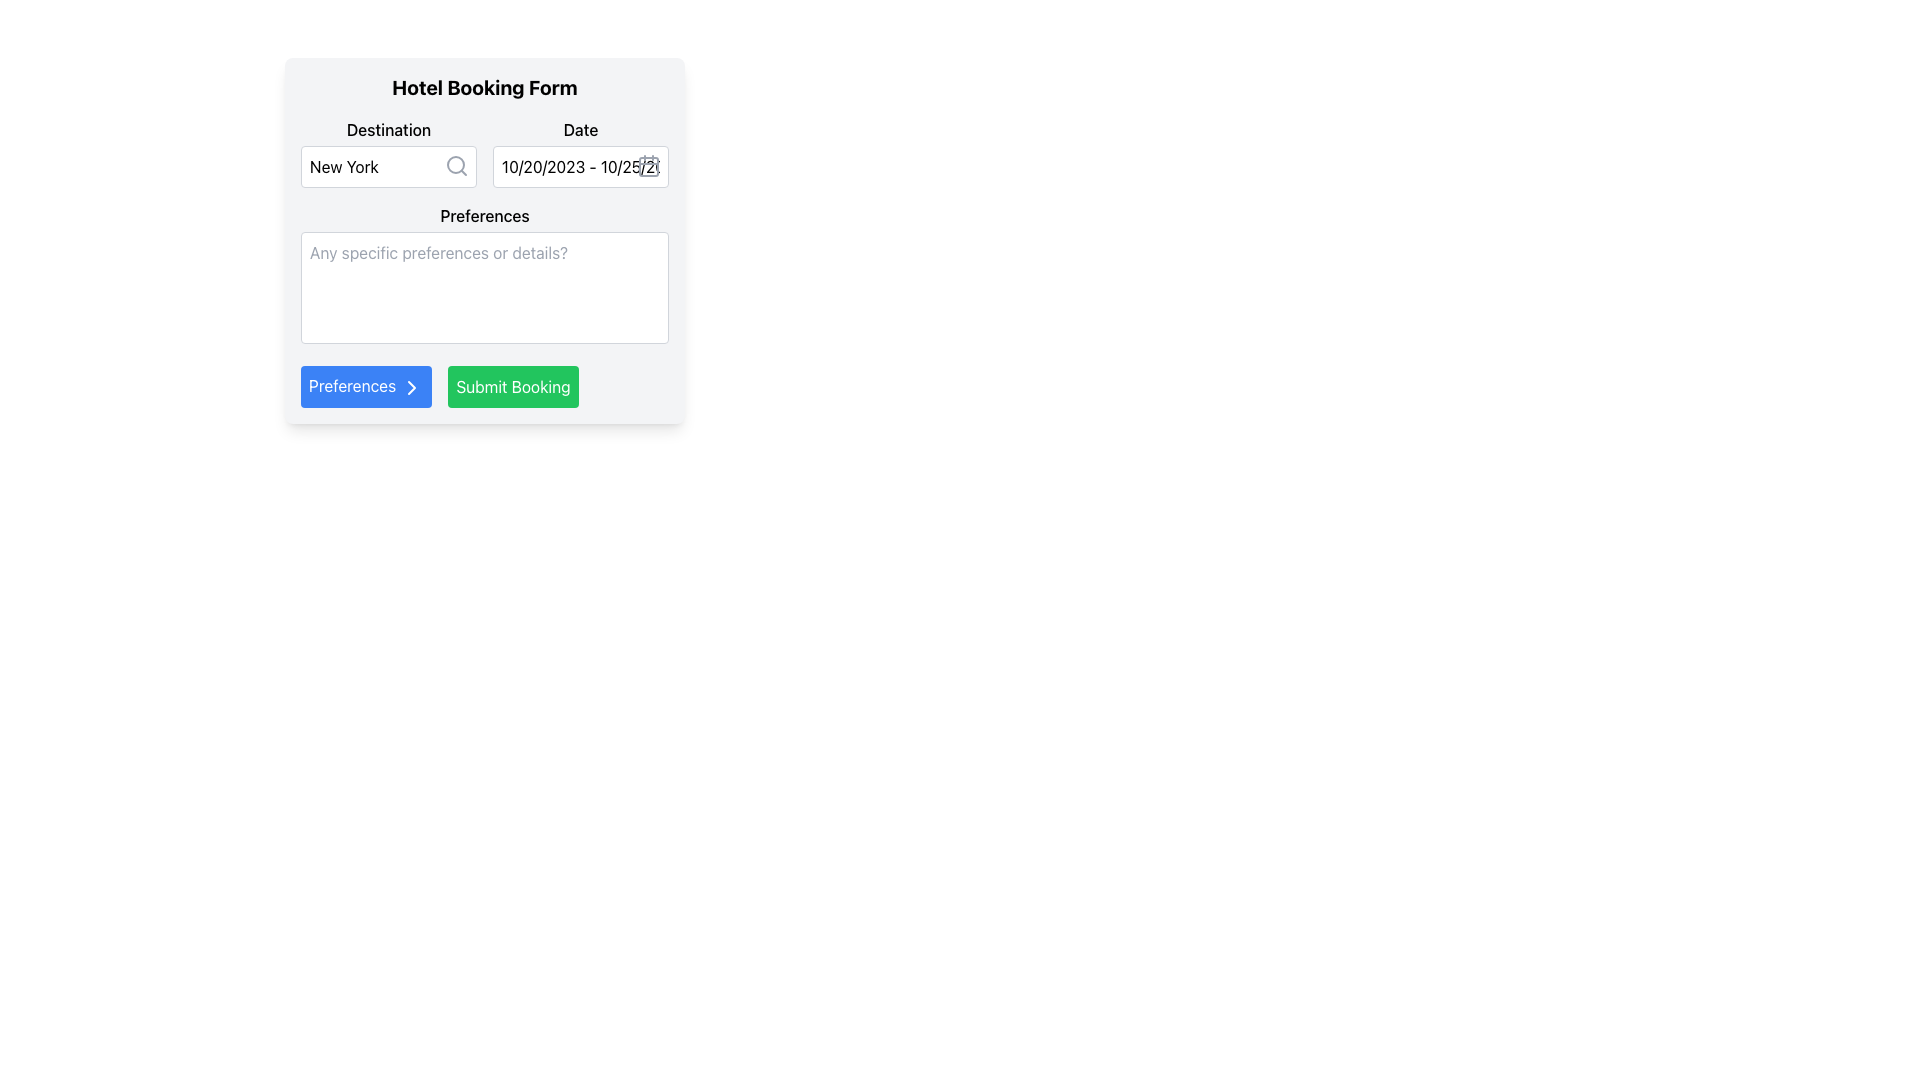  I want to click on the 'Preferences' button, which is a rectangular button with a blue background and white text located at the bottom-left corner of the main card layout, so click(366, 386).